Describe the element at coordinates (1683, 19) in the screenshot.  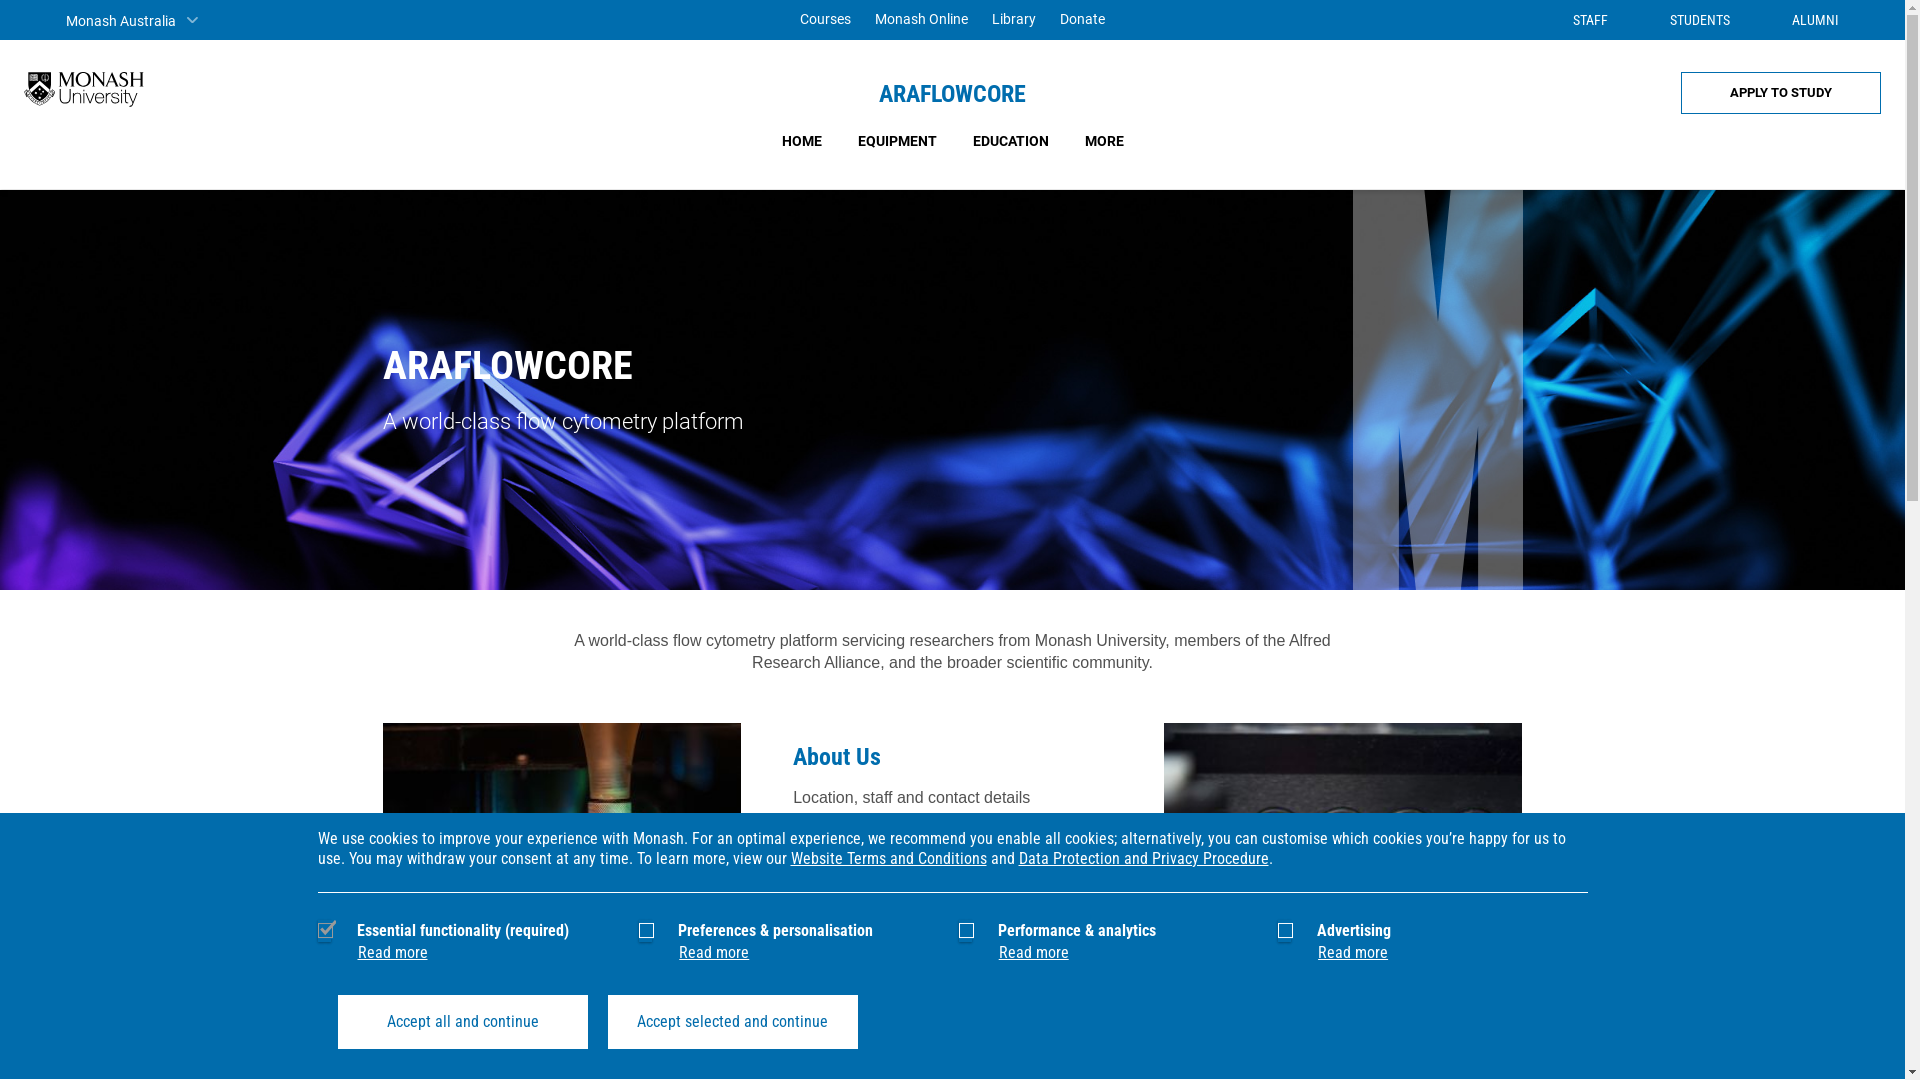
I see `'STUDENTS'` at that location.